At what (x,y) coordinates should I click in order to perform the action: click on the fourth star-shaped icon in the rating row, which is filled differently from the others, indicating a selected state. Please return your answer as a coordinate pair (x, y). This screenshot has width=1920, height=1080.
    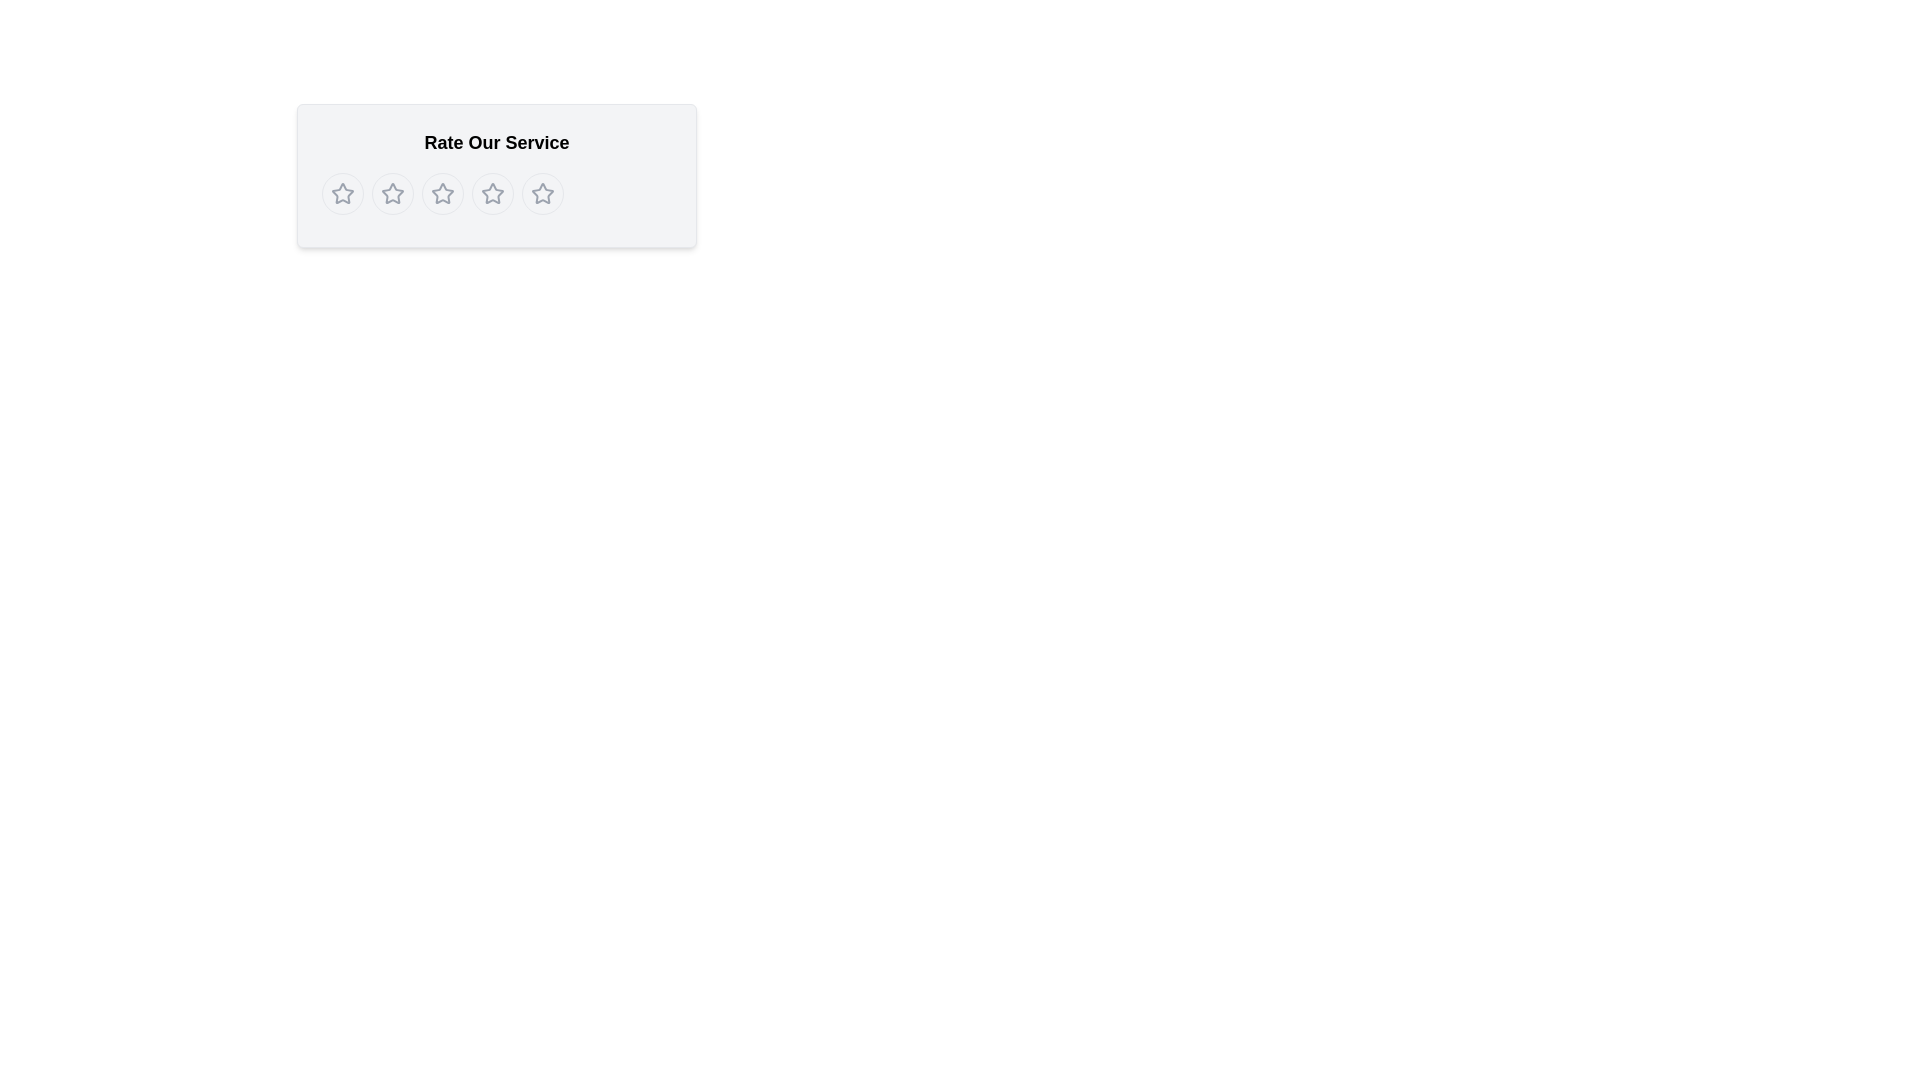
    Looking at the image, I should click on (493, 193).